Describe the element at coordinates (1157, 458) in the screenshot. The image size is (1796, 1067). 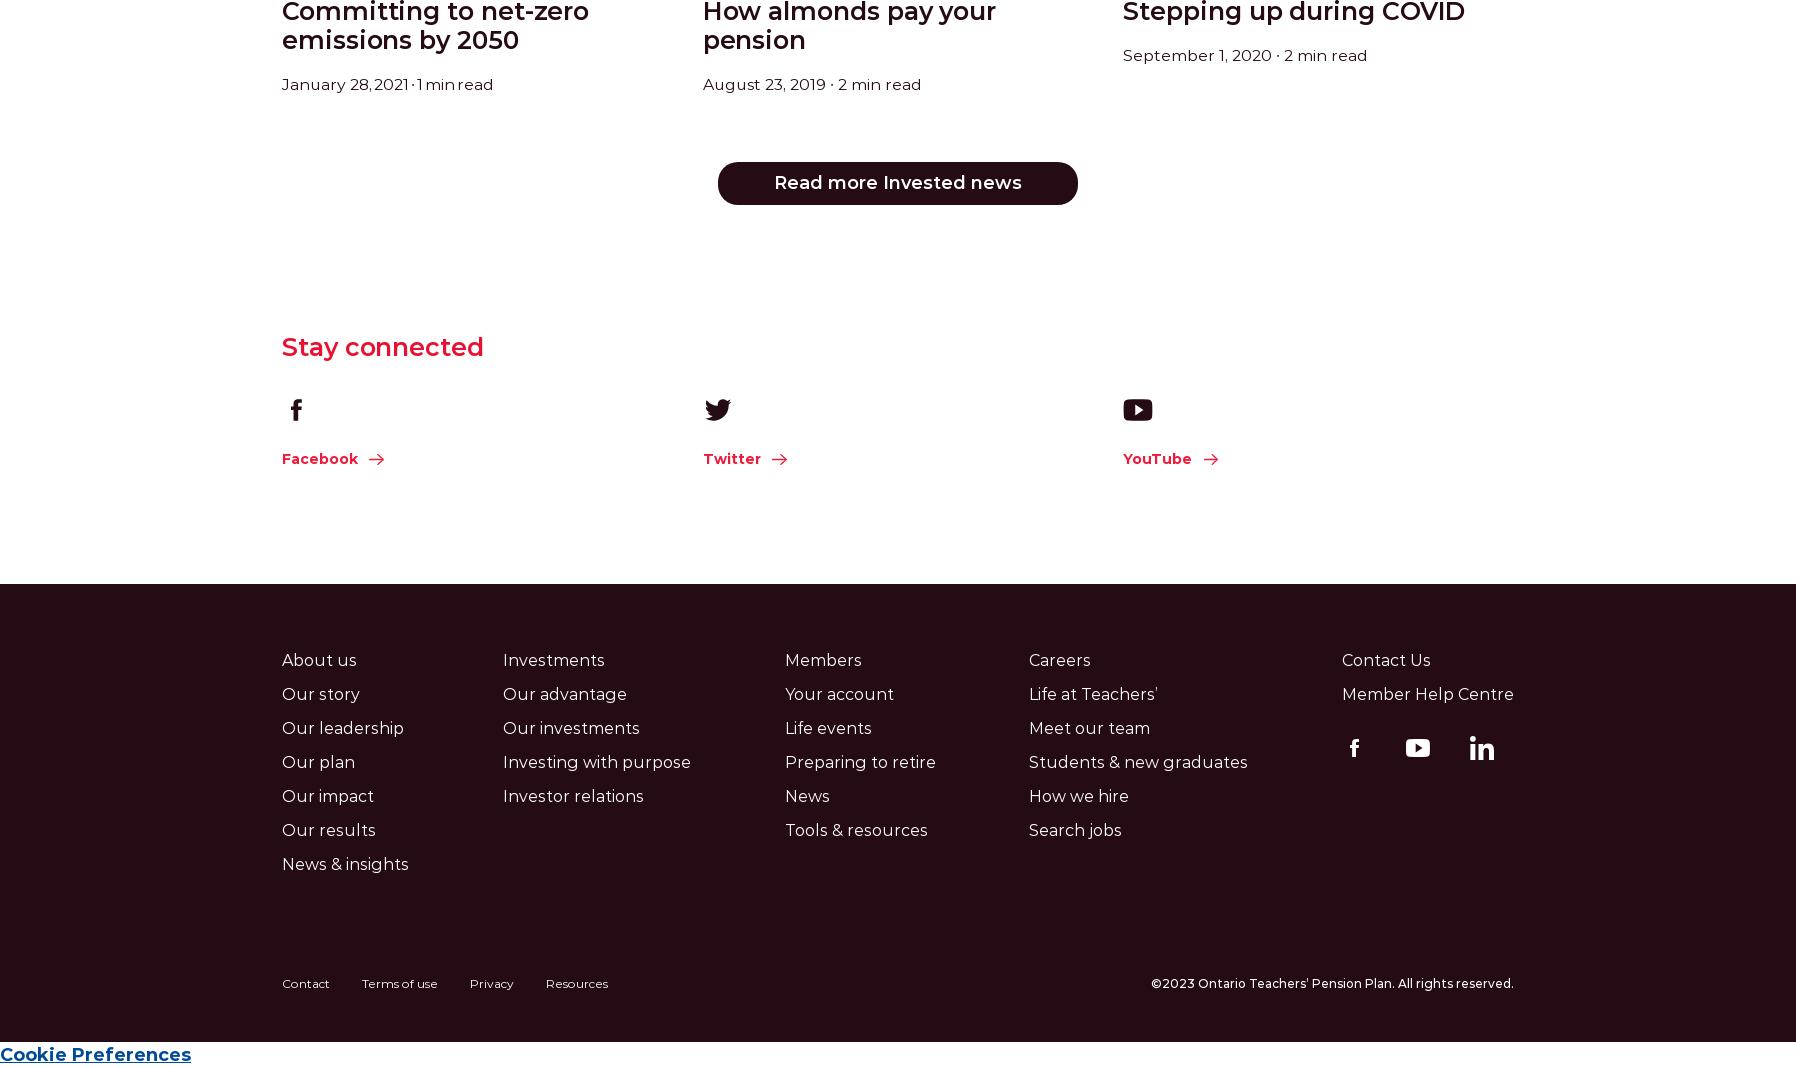
I see `'YouTube'` at that location.